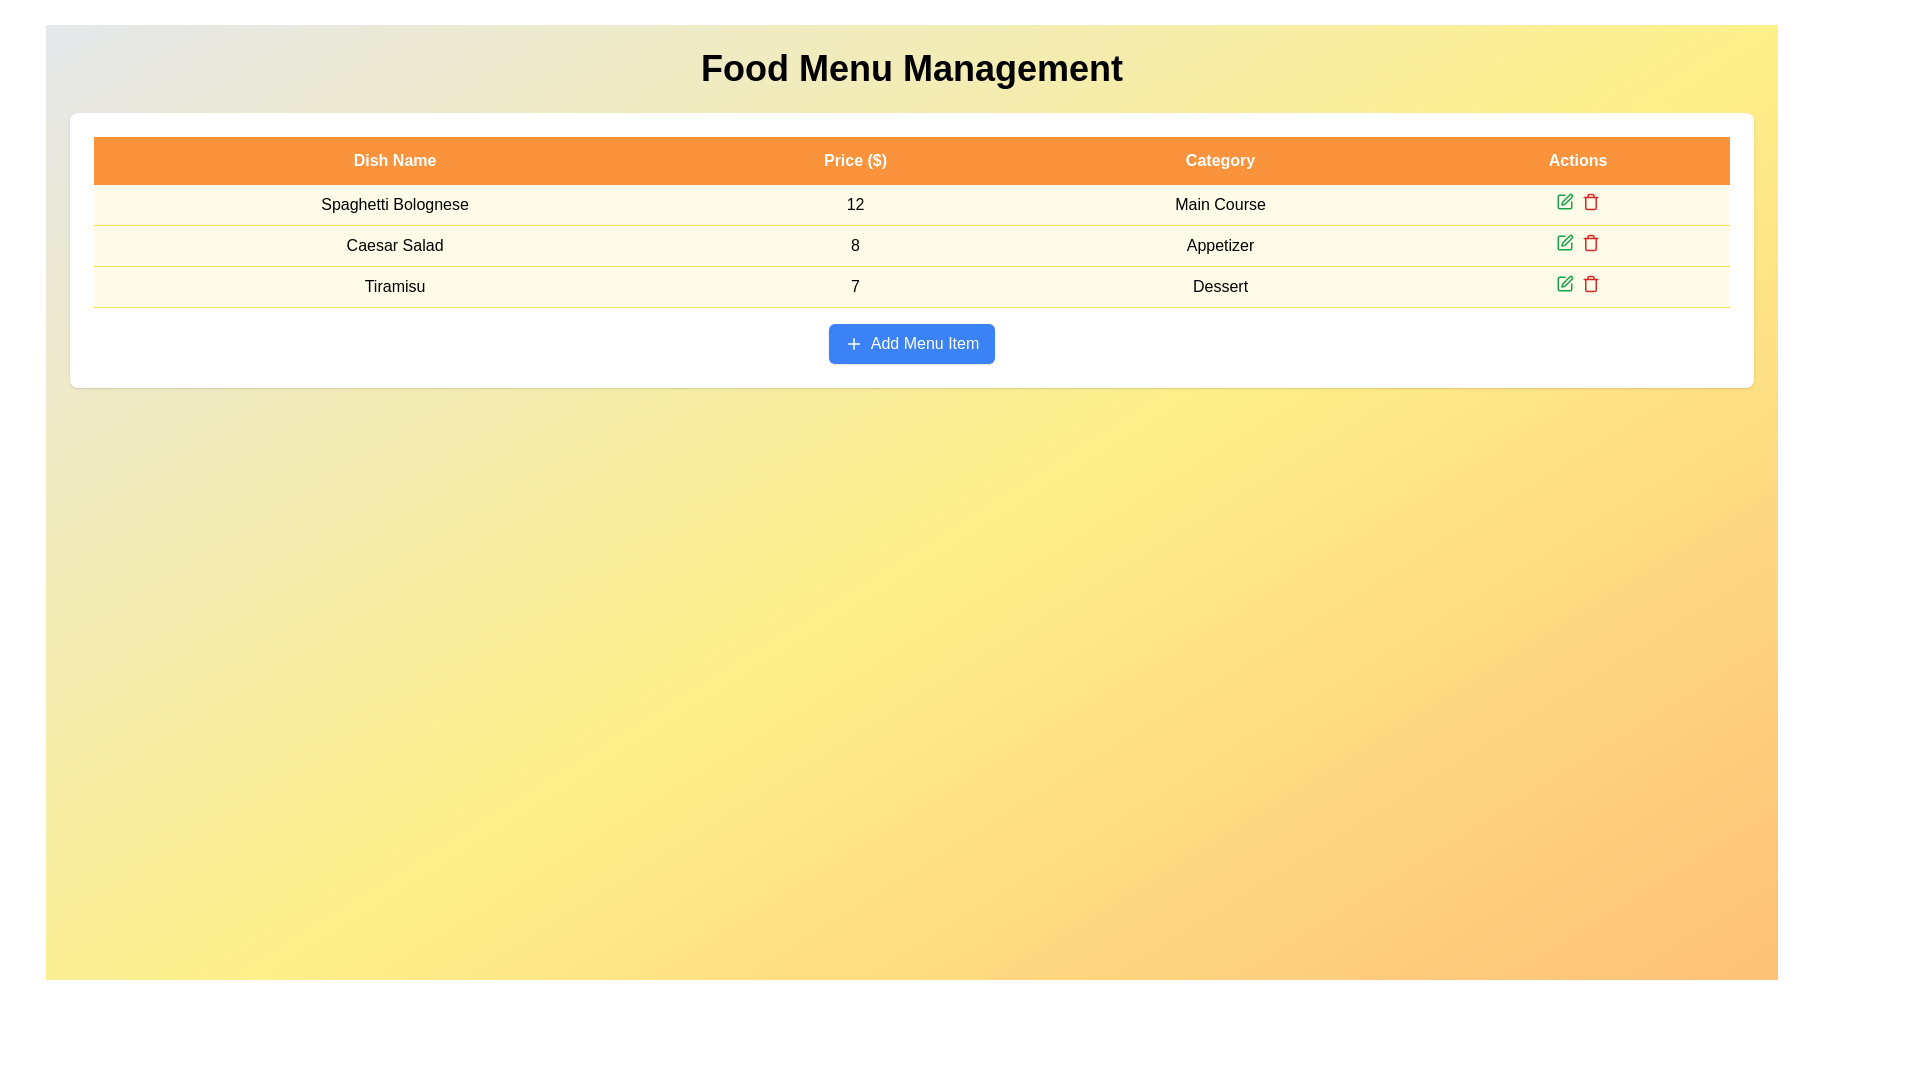 This screenshot has width=1920, height=1080. Describe the element at coordinates (855, 160) in the screenshot. I see `the table column header labeled 'Price ($)' with a vibrant orange background and centered white text, located at the coordinates provided` at that location.